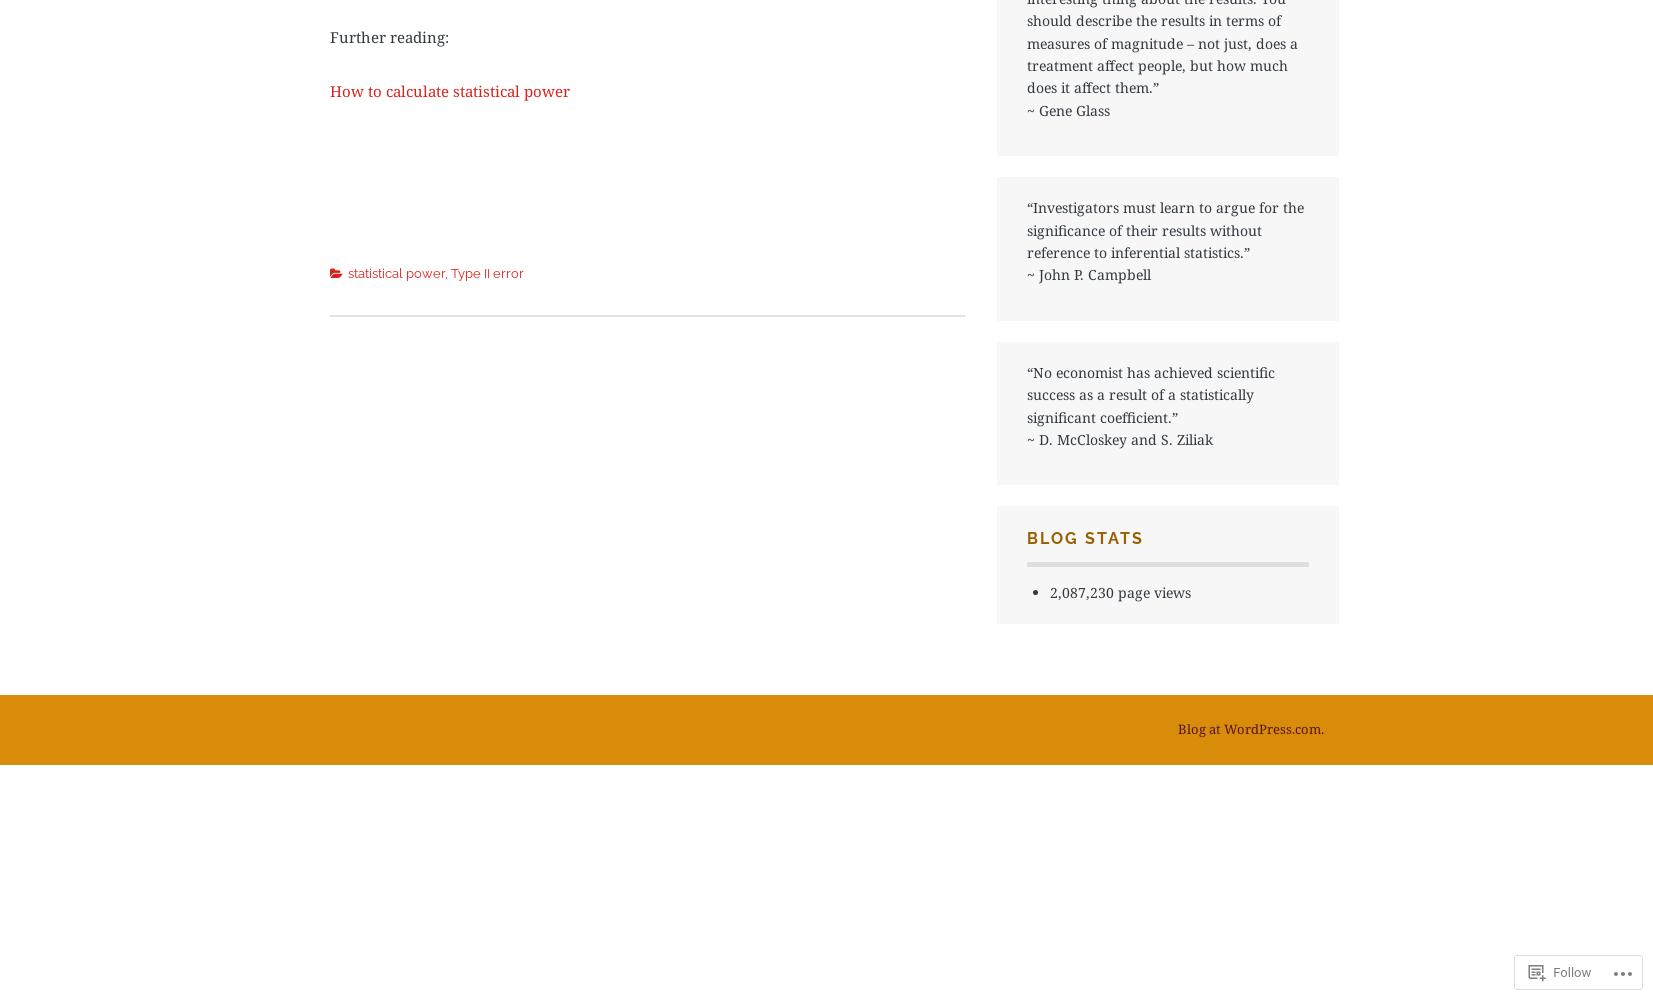 This screenshot has width=1653, height=1000. What do you see at coordinates (1027, 274) in the screenshot?
I see `'~ John P. Campbell'` at bounding box center [1027, 274].